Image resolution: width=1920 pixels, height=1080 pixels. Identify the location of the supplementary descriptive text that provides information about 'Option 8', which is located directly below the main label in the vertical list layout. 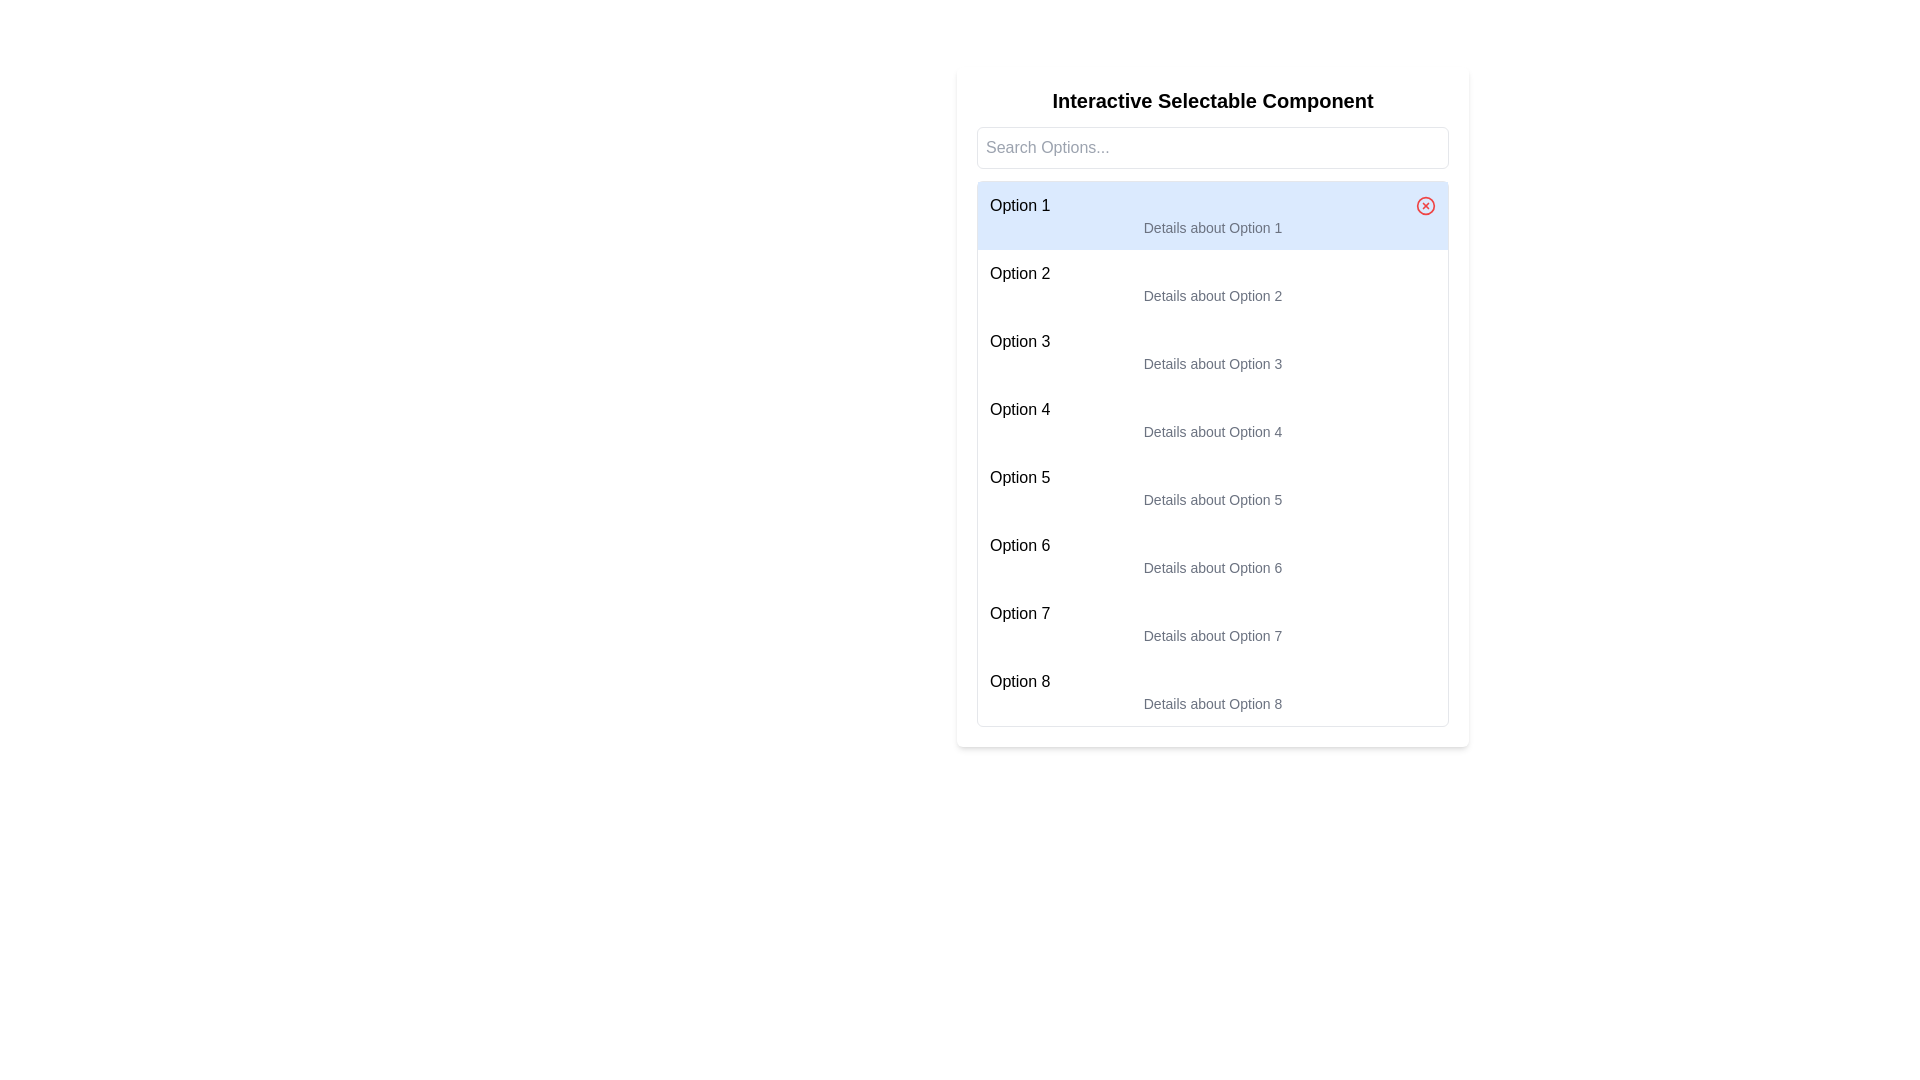
(1212, 703).